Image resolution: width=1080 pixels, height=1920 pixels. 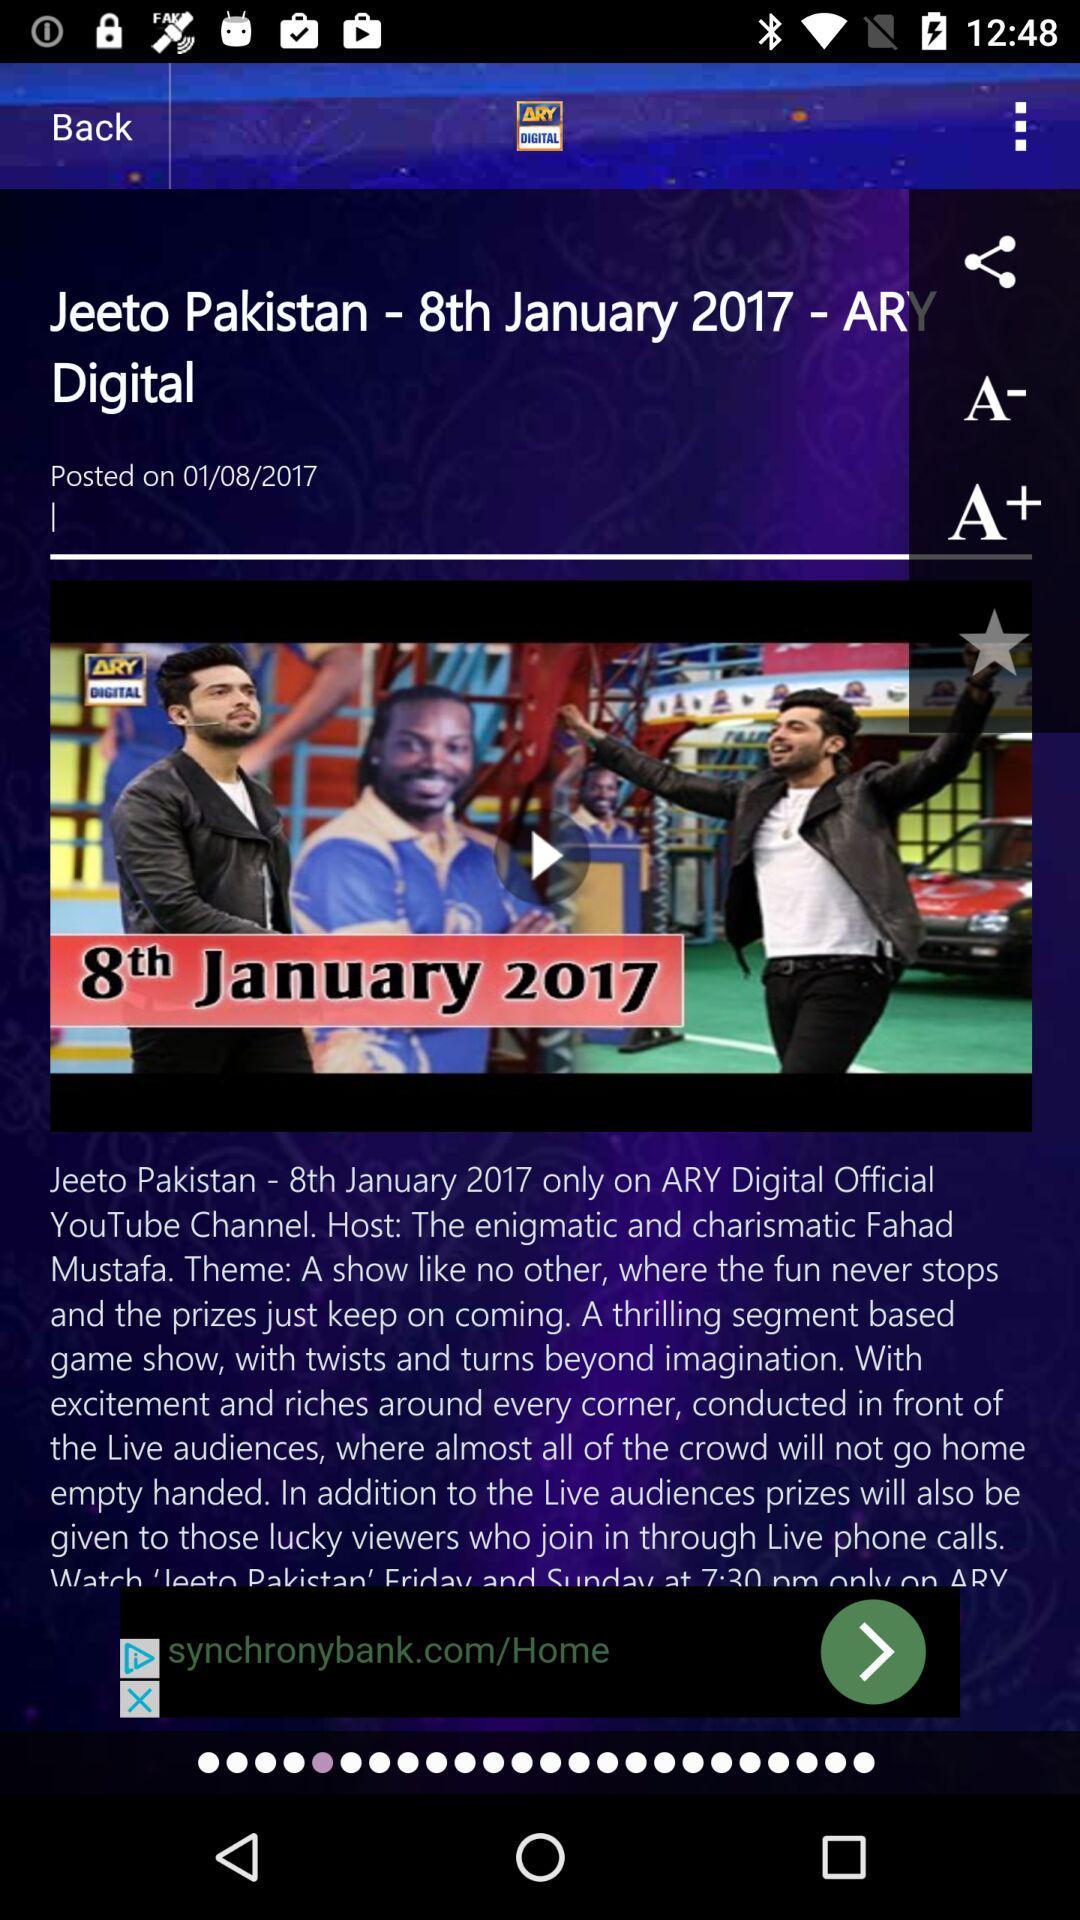 What do you see at coordinates (994, 259) in the screenshot?
I see `share the article` at bounding box center [994, 259].